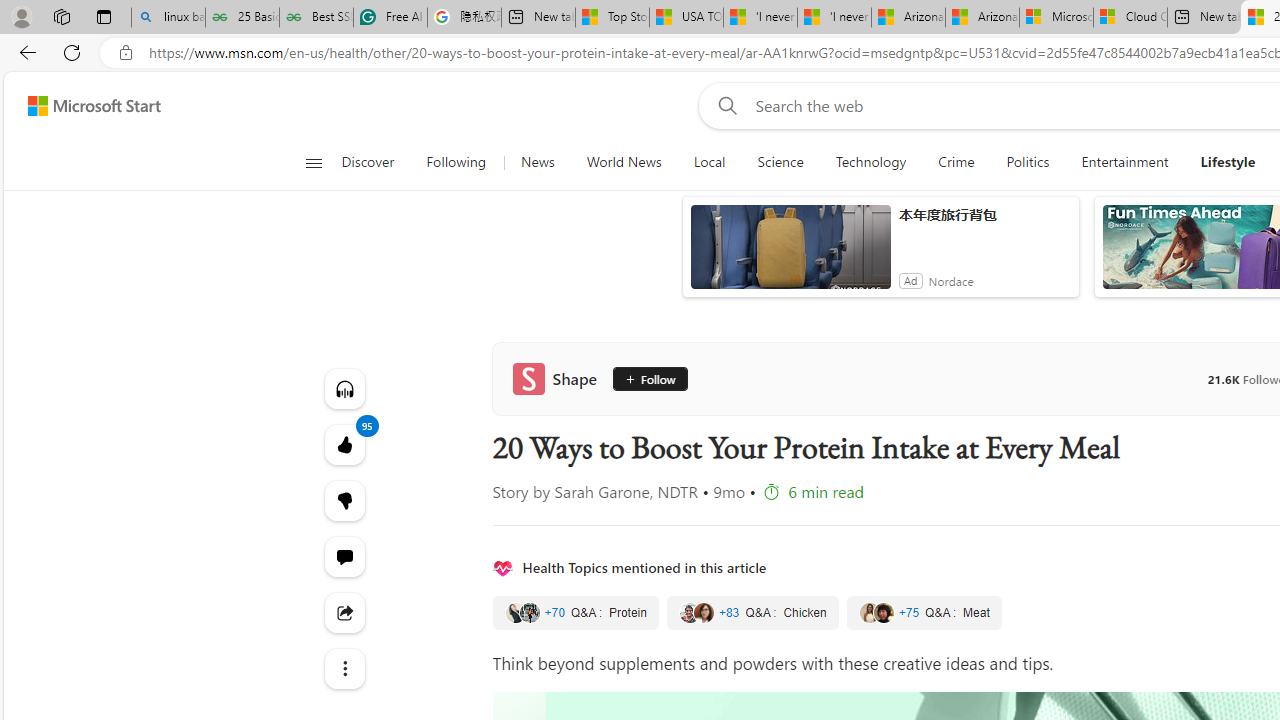 This screenshot has height=720, width=1280. I want to click on 'Class: quote-thumbnail', so click(882, 612).